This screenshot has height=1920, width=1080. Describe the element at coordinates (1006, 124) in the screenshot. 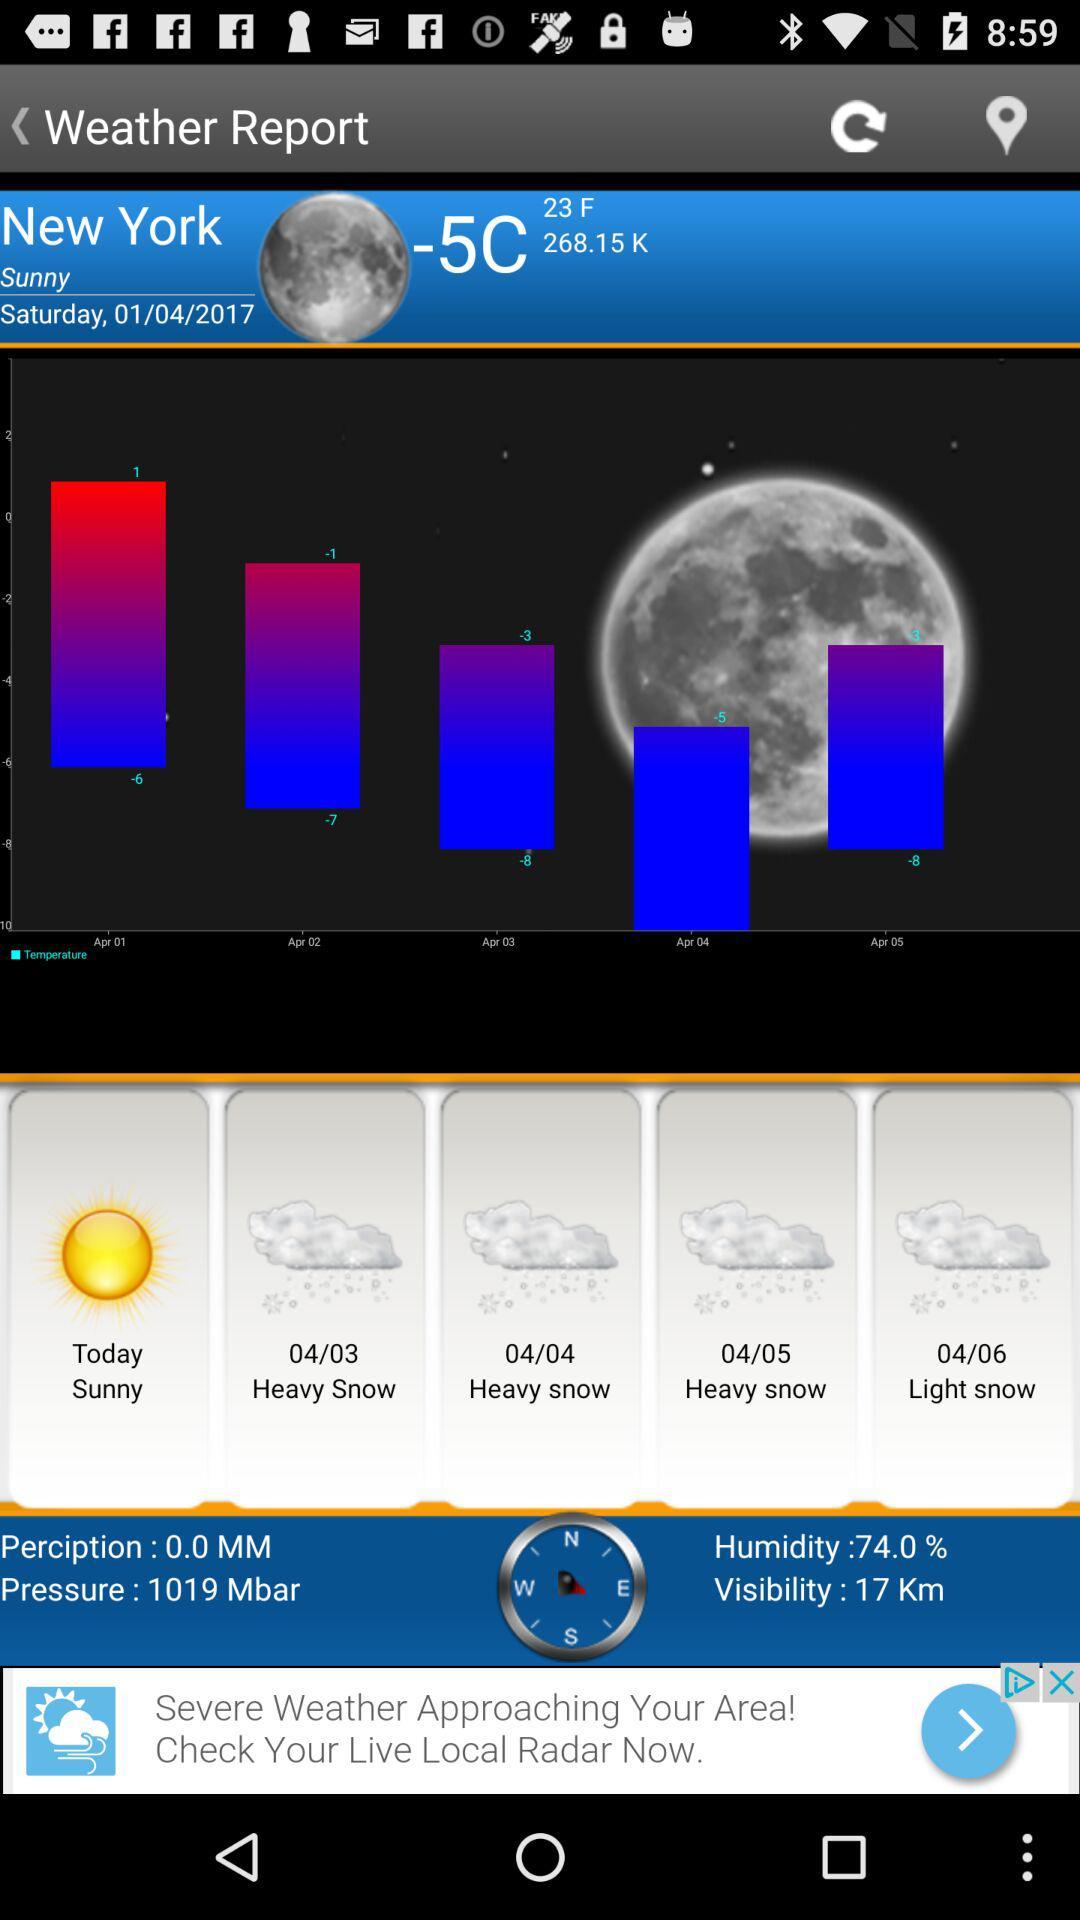

I see `open maps` at that location.